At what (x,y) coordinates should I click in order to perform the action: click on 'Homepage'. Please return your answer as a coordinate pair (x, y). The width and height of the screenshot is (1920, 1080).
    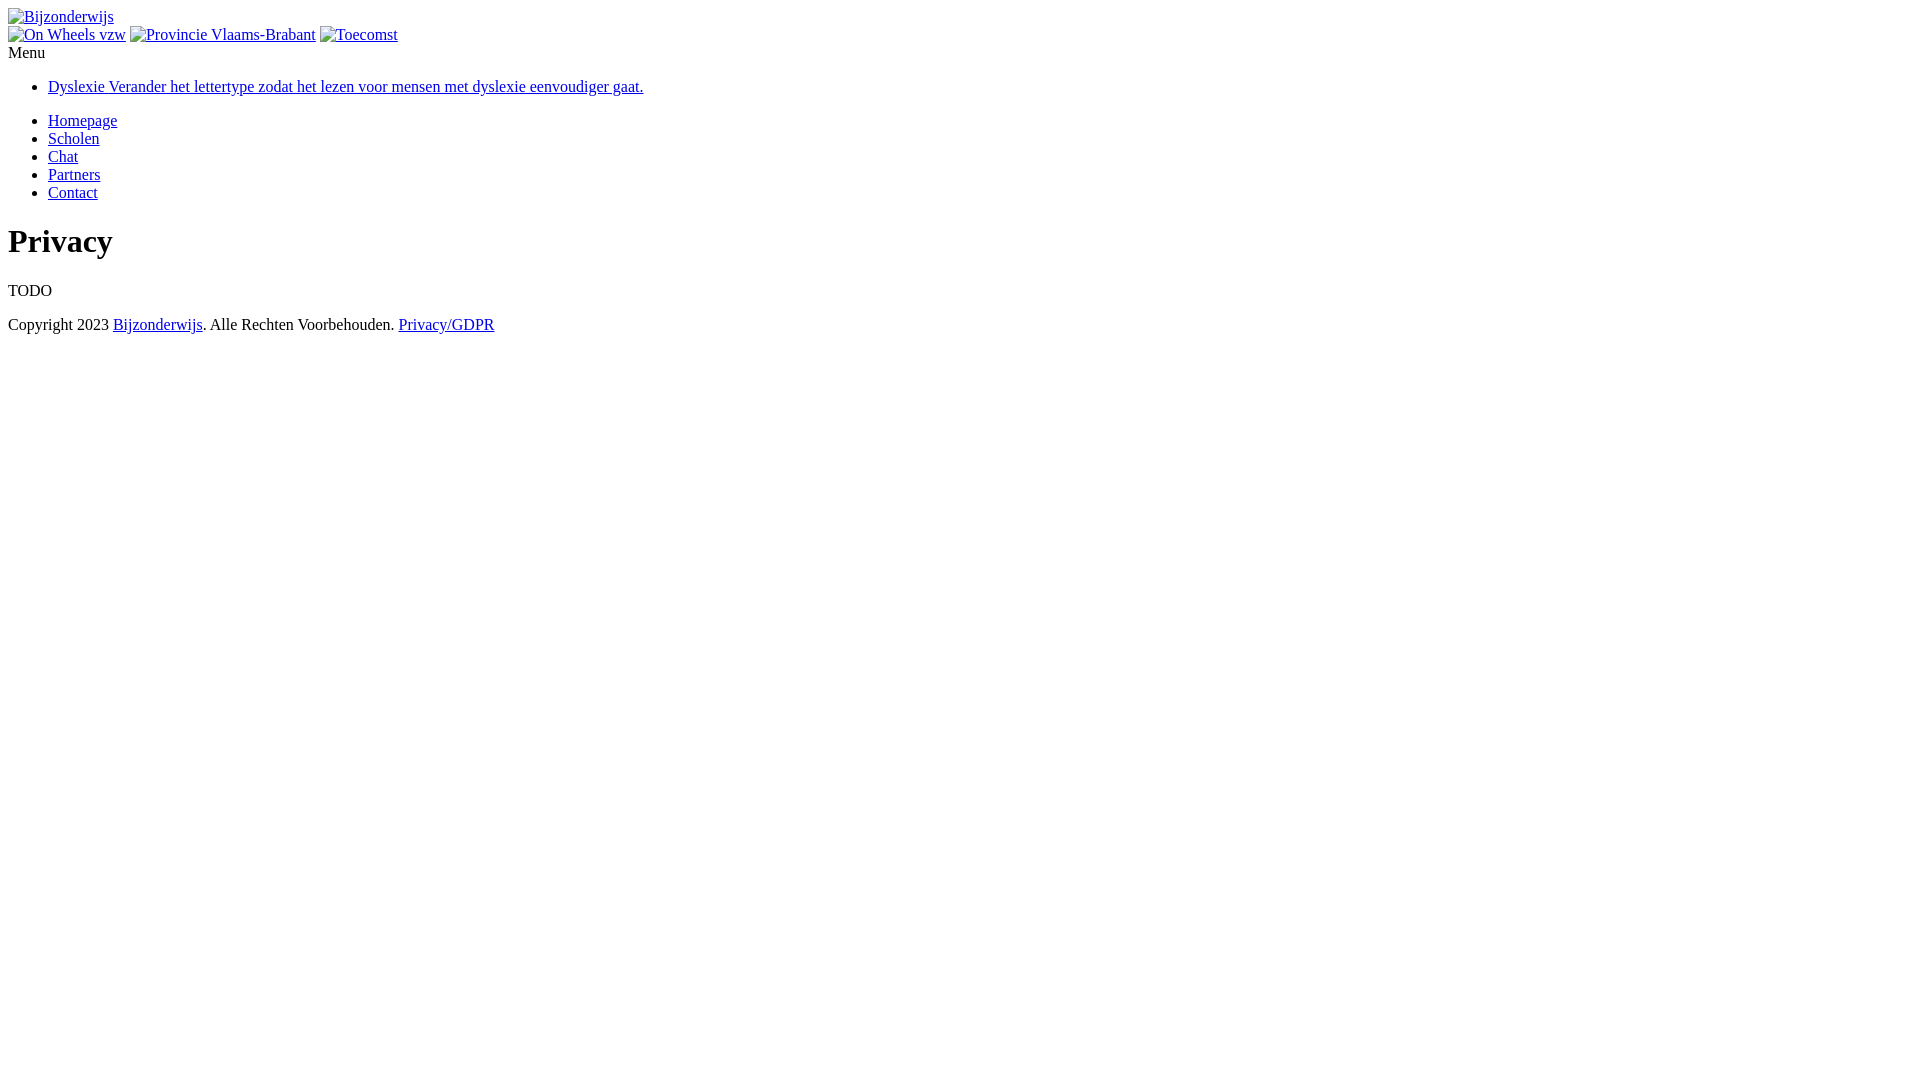
    Looking at the image, I should click on (81, 120).